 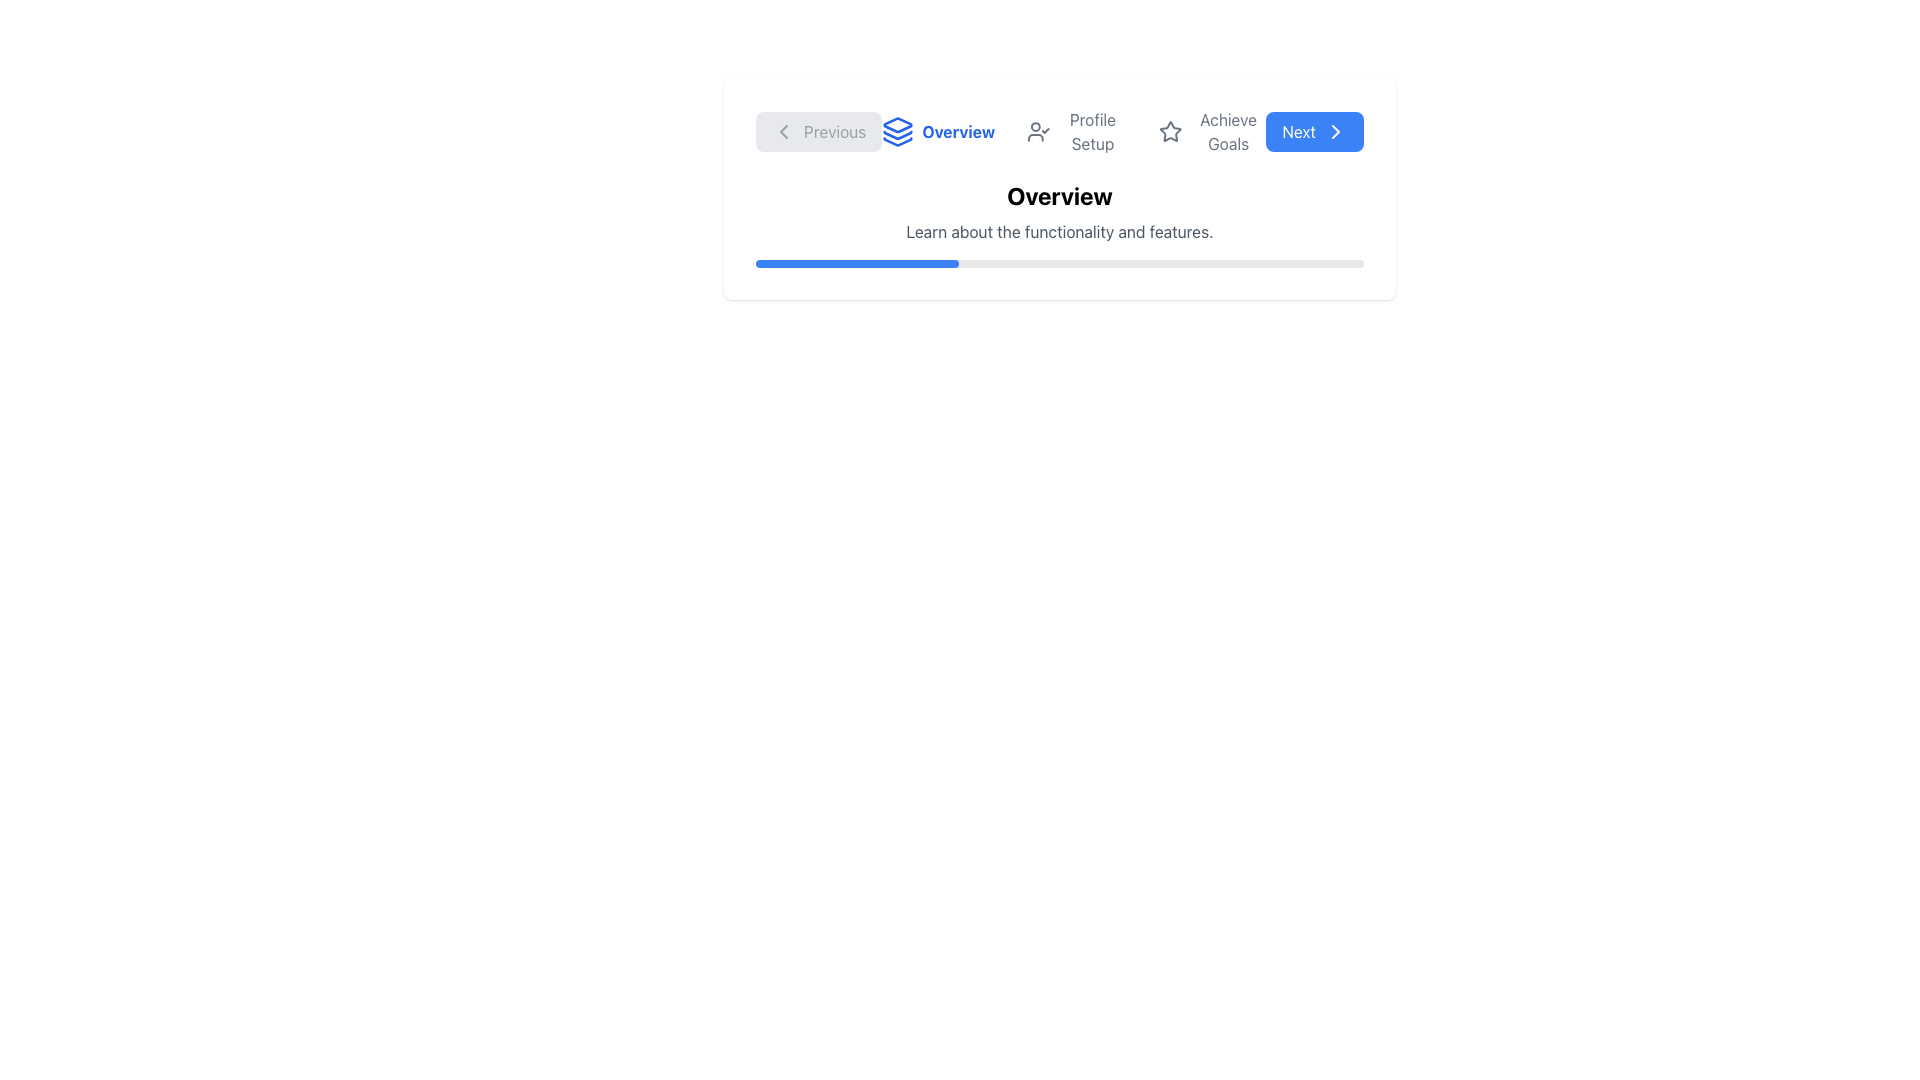 I want to click on the left-facing chevron arrow icon located on the upper left side of the interface, adjacent to the text 'Previous', which indicates backward navigation, so click(x=782, y=131).